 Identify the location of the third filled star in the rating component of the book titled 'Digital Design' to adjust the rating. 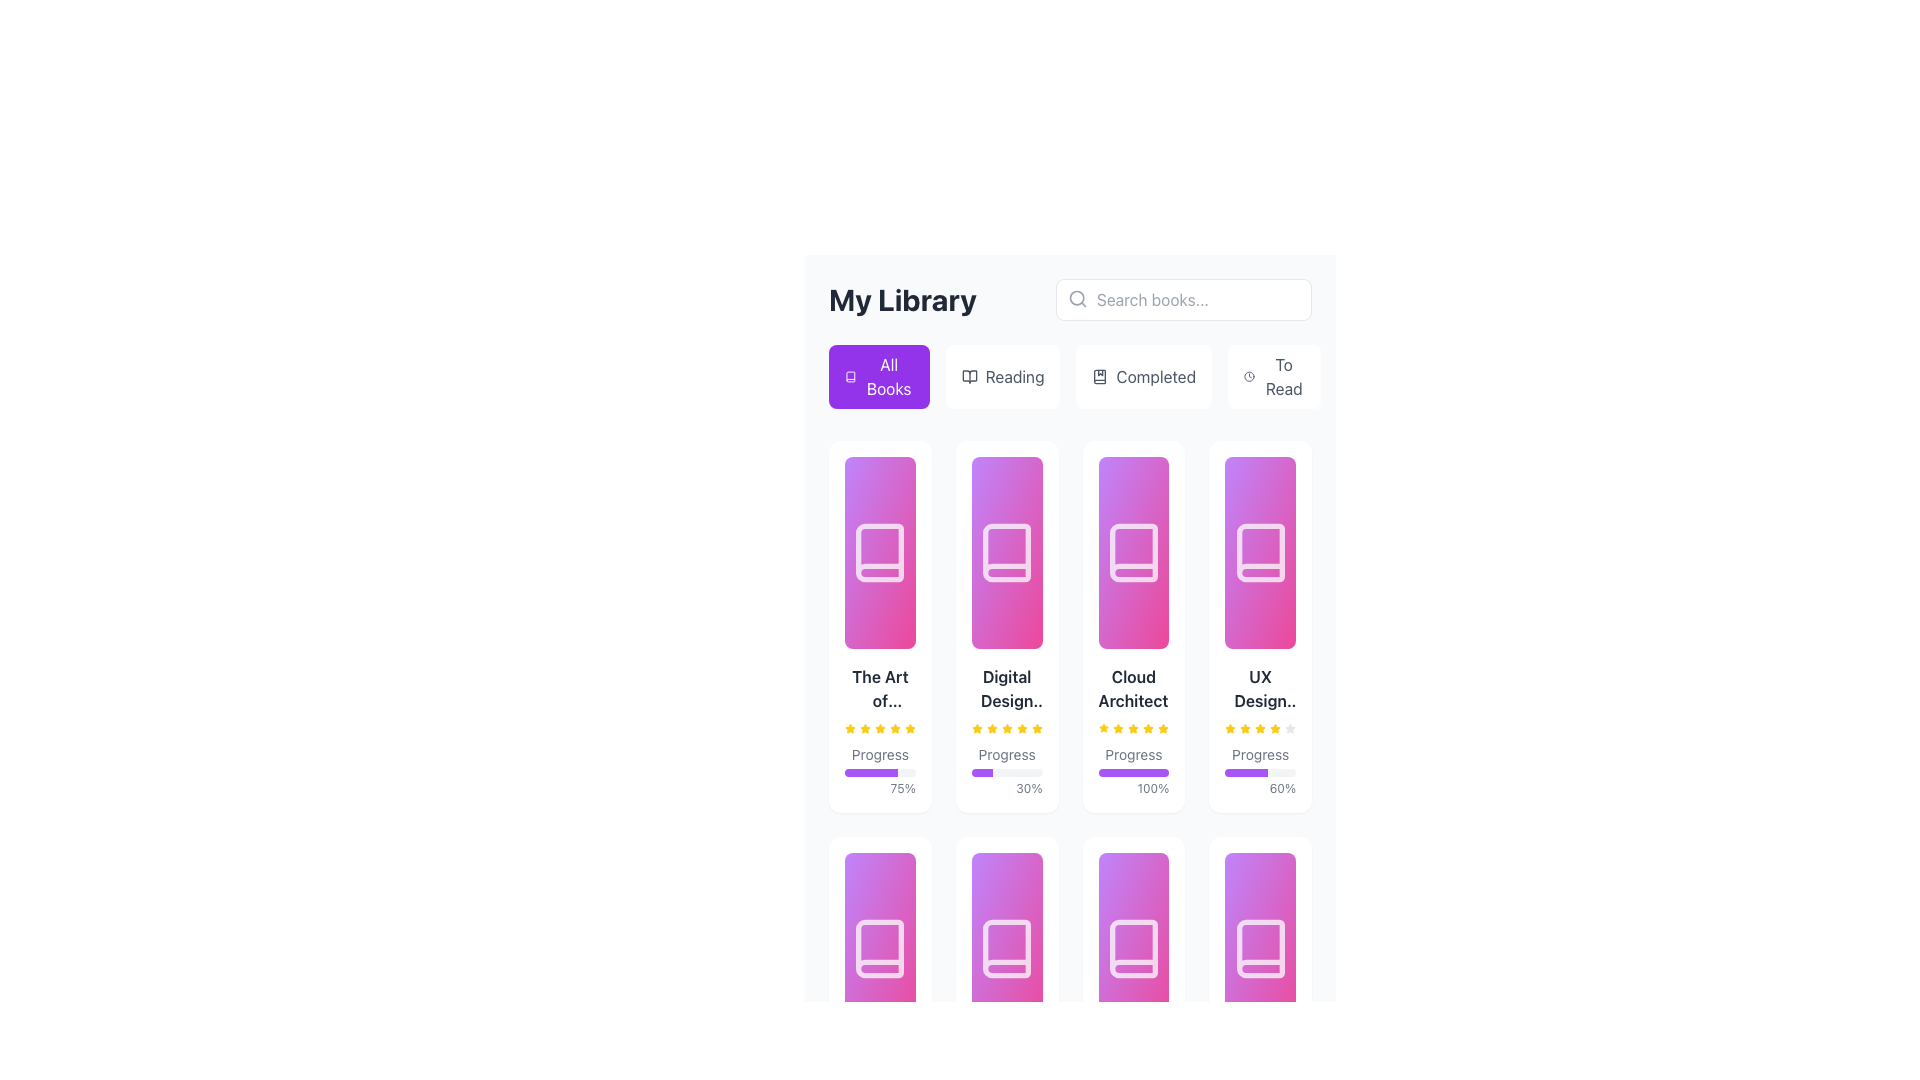
(992, 728).